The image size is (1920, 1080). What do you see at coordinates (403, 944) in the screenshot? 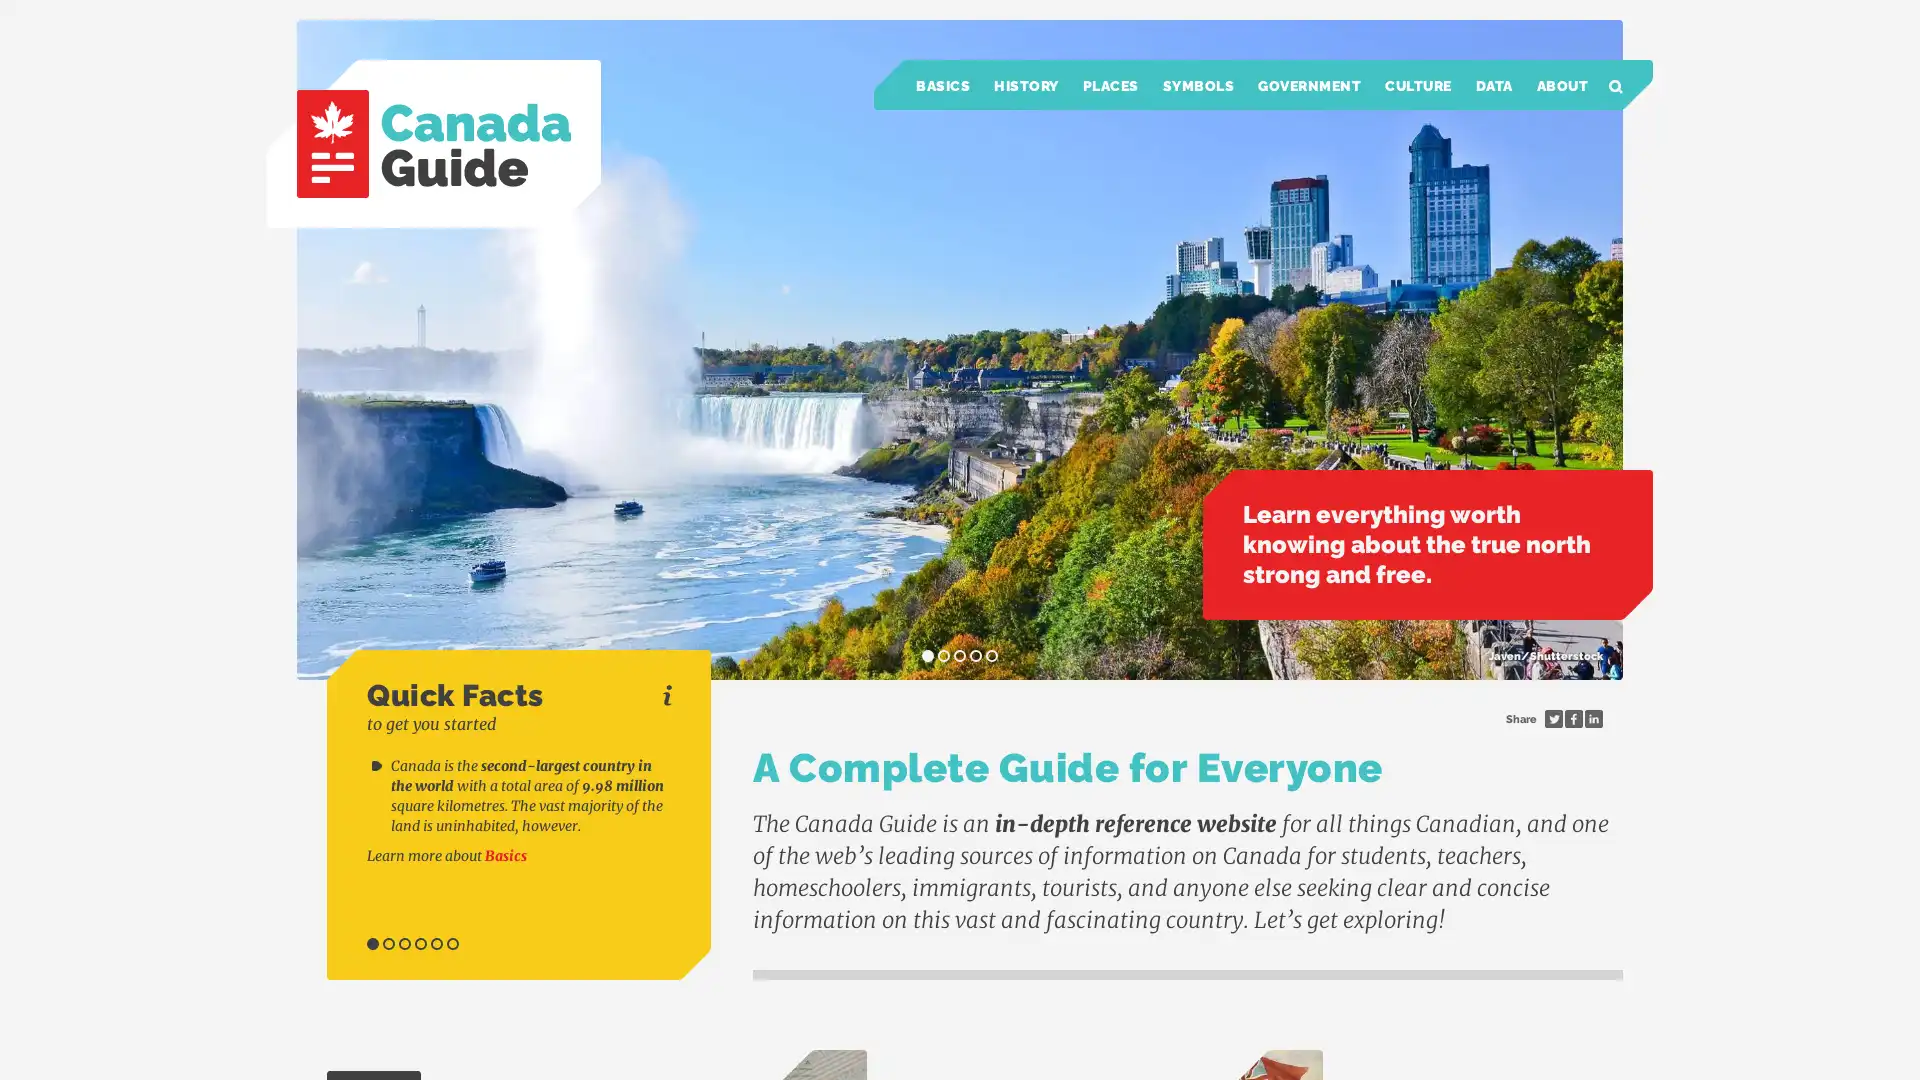
I see `Go to slide 3` at bounding box center [403, 944].